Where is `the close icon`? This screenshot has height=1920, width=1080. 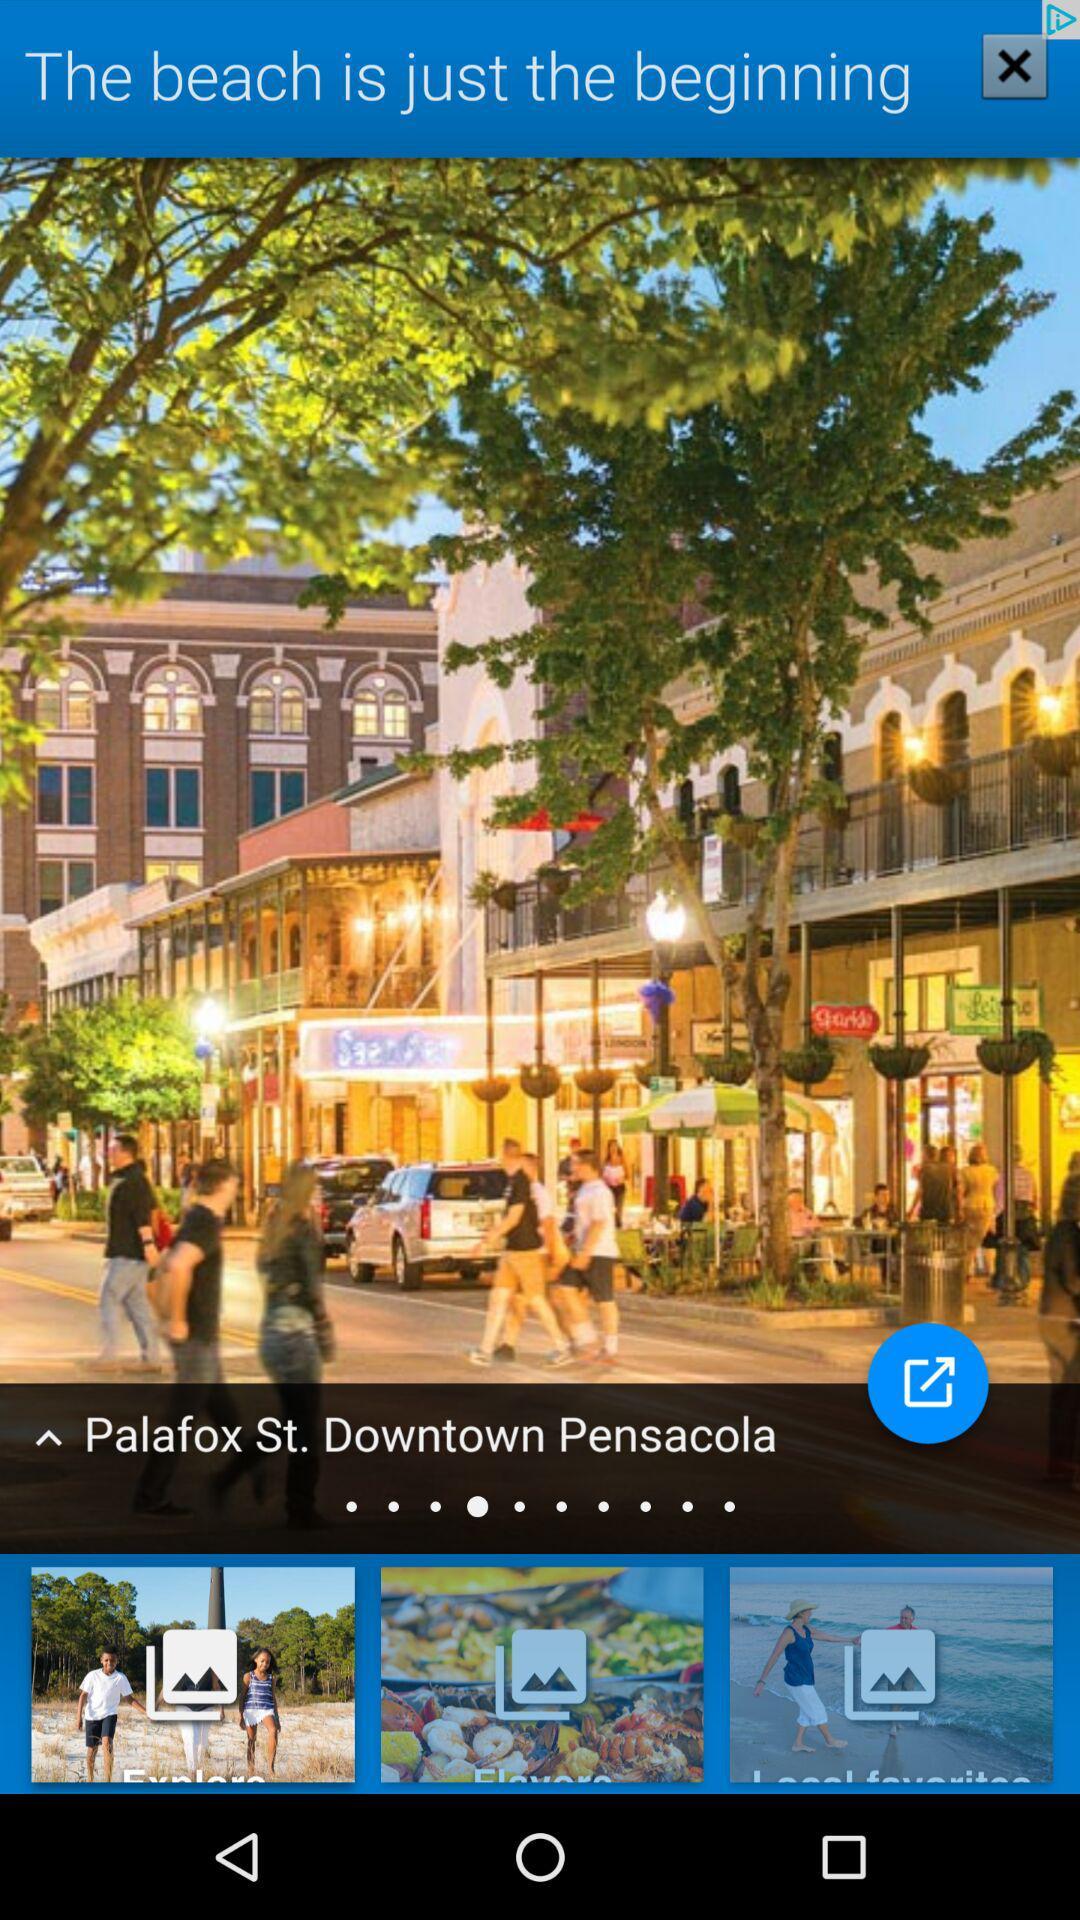
the close icon is located at coordinates (1014, 70).